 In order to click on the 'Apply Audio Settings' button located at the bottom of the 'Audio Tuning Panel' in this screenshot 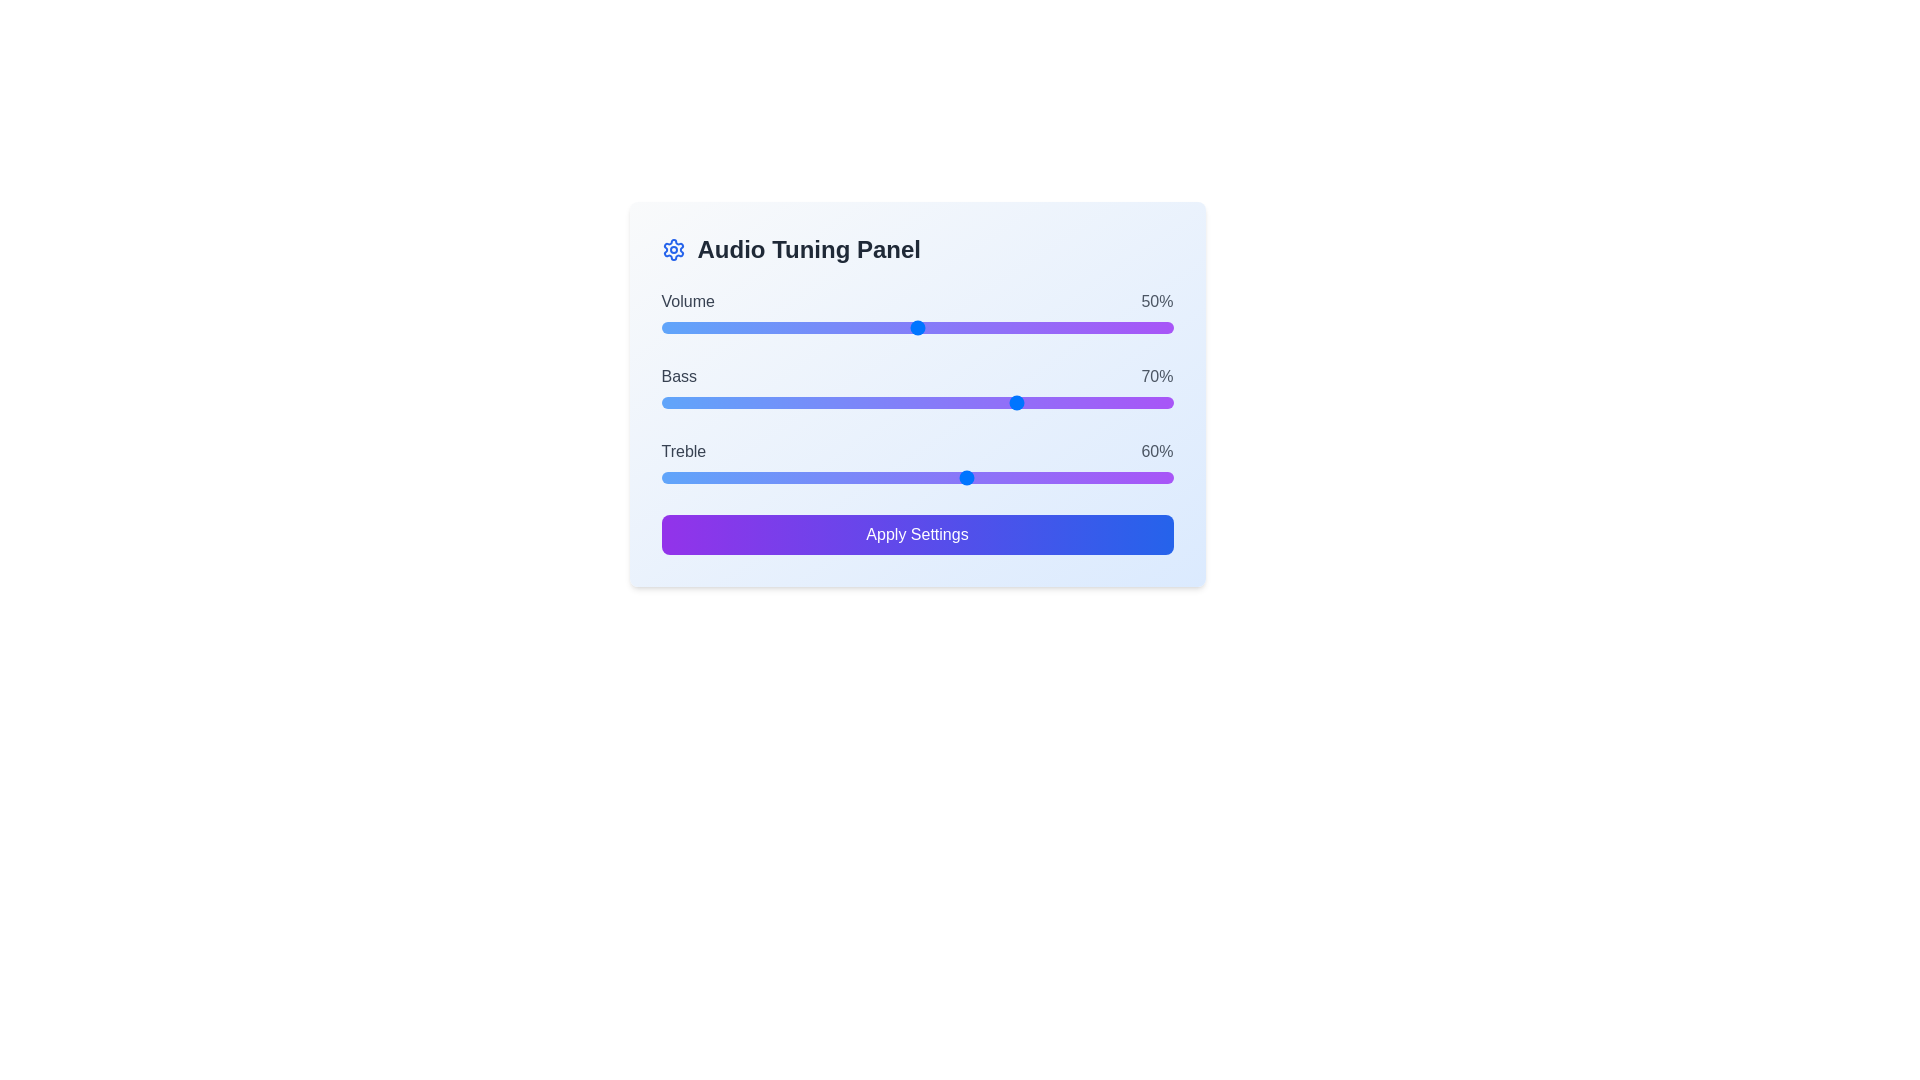, I will do `click(916, 534)`.